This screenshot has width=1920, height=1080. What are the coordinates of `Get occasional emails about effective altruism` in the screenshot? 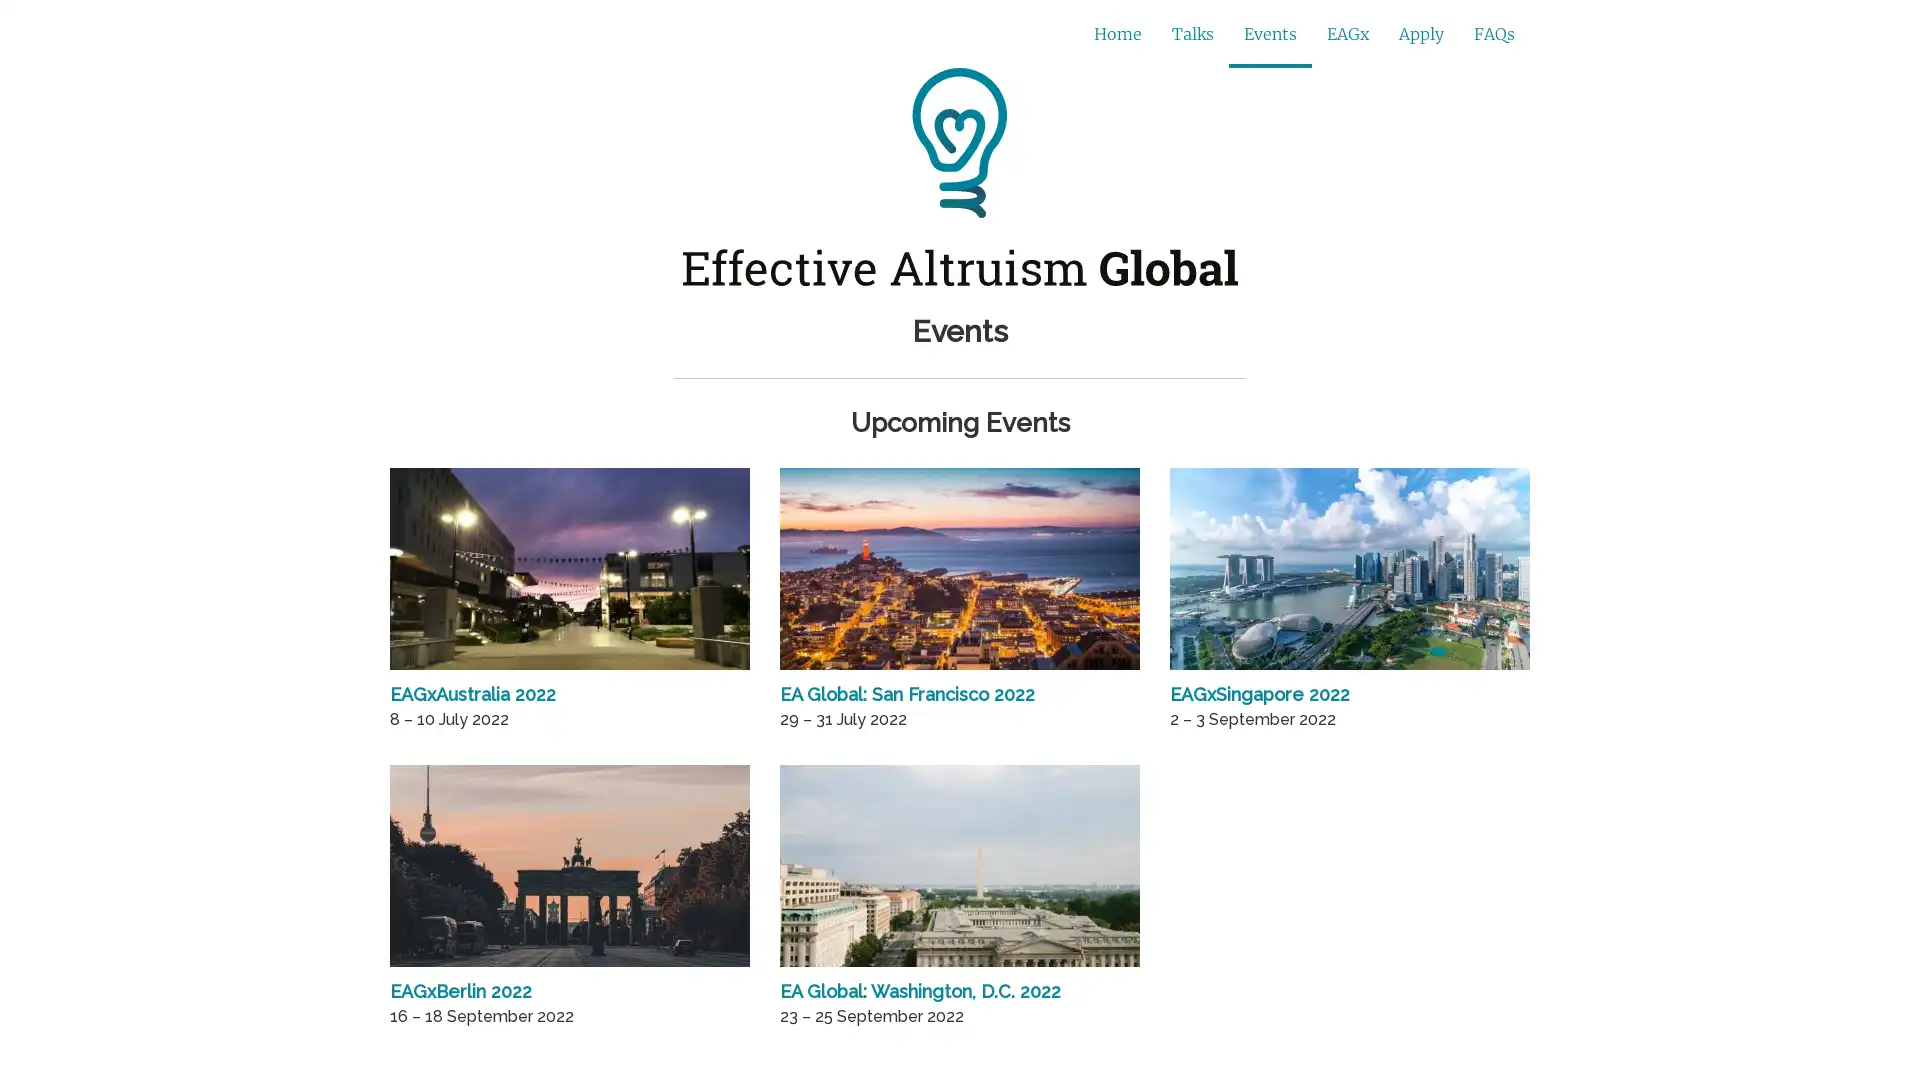 It's located at (791, 34).